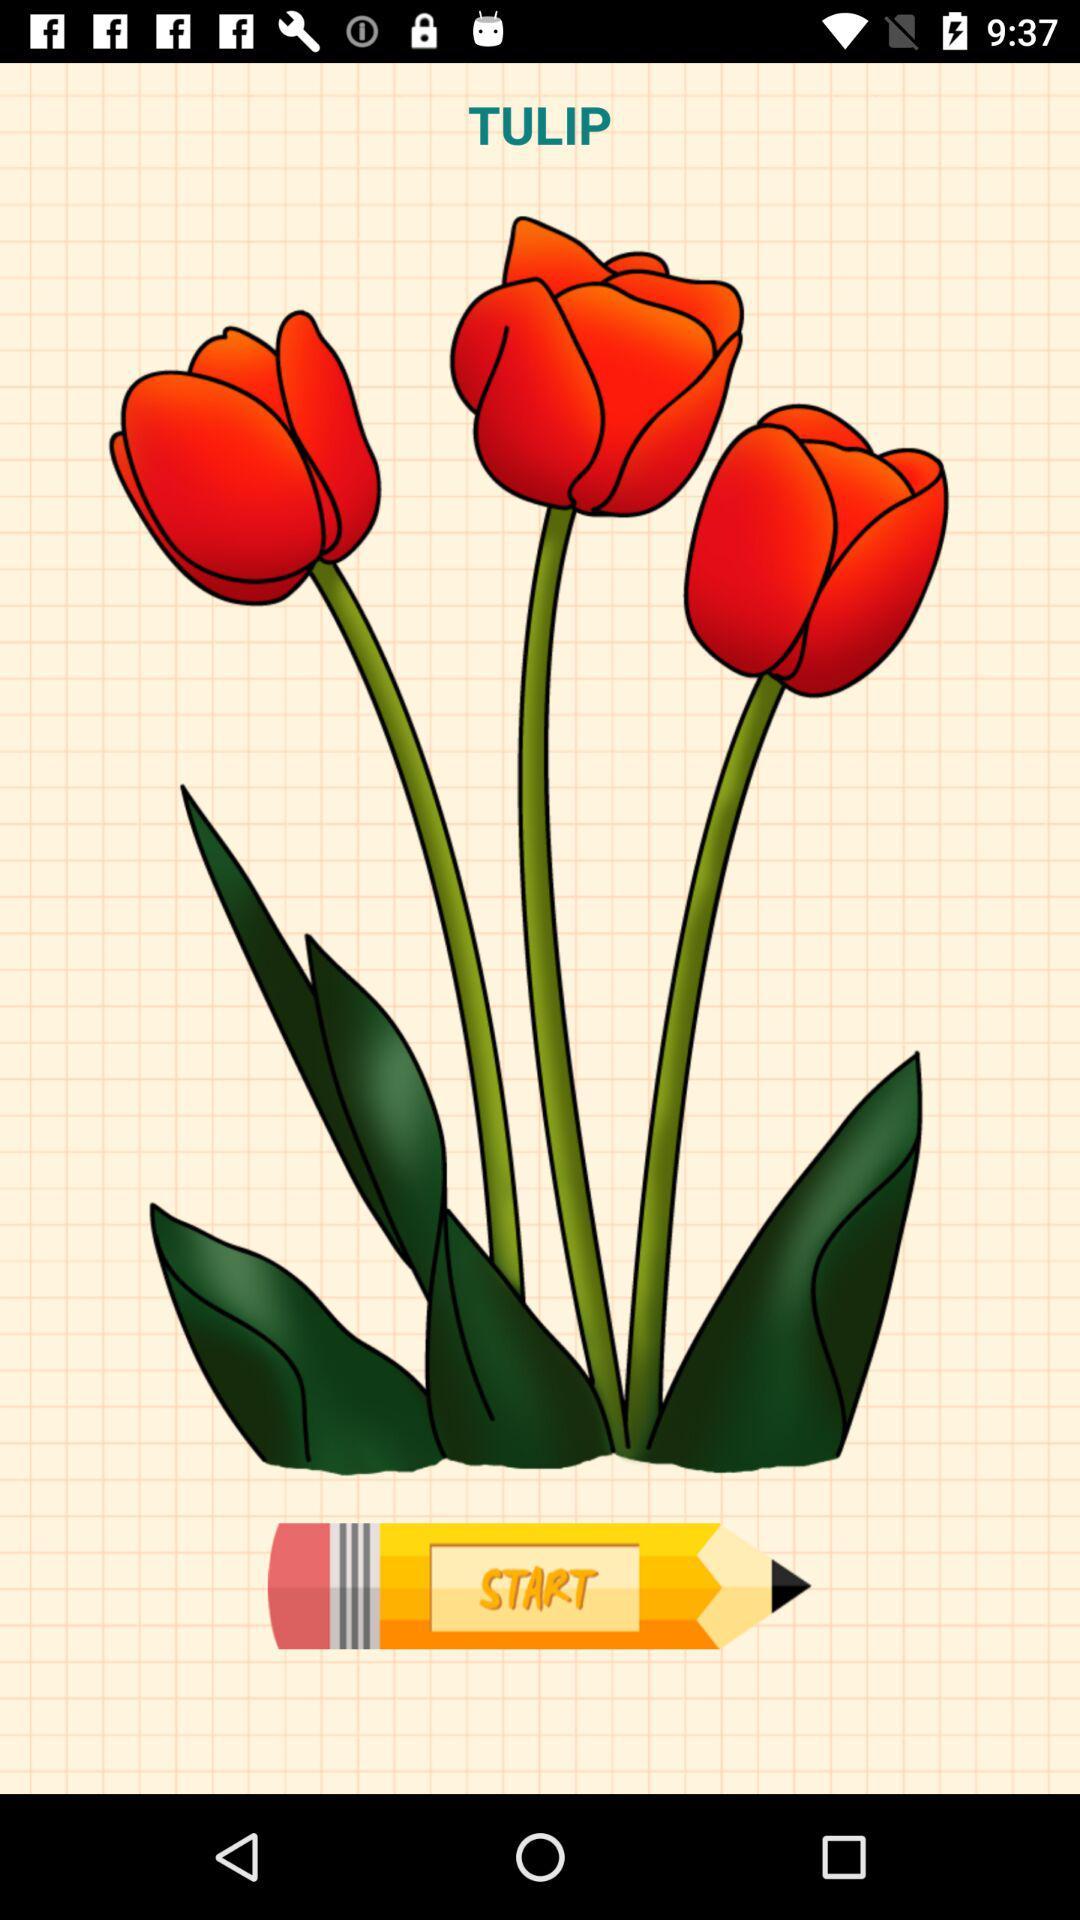  I want to click on start drawing exercise, so click(538, 1585).